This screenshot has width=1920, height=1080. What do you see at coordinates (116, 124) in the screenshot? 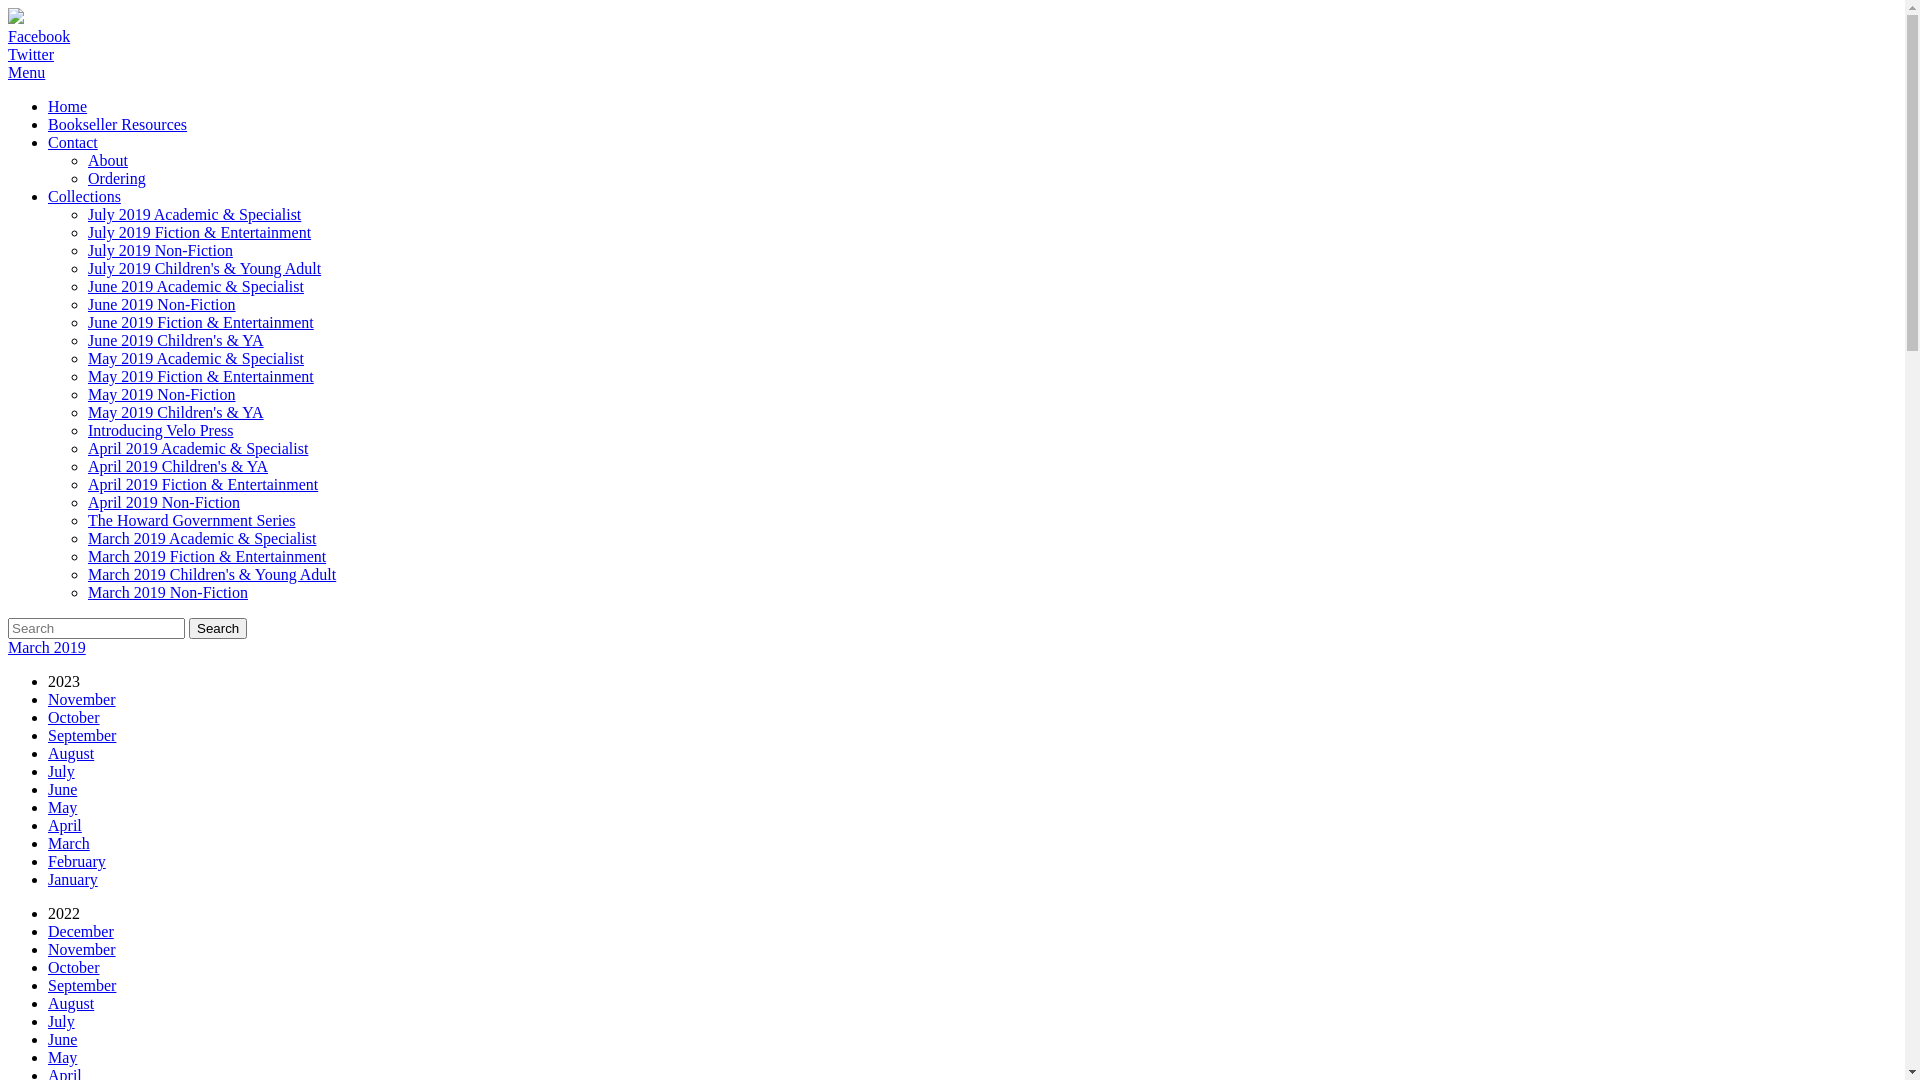
I see `'Bookseller Resources'` at bounding box center [116, 124].